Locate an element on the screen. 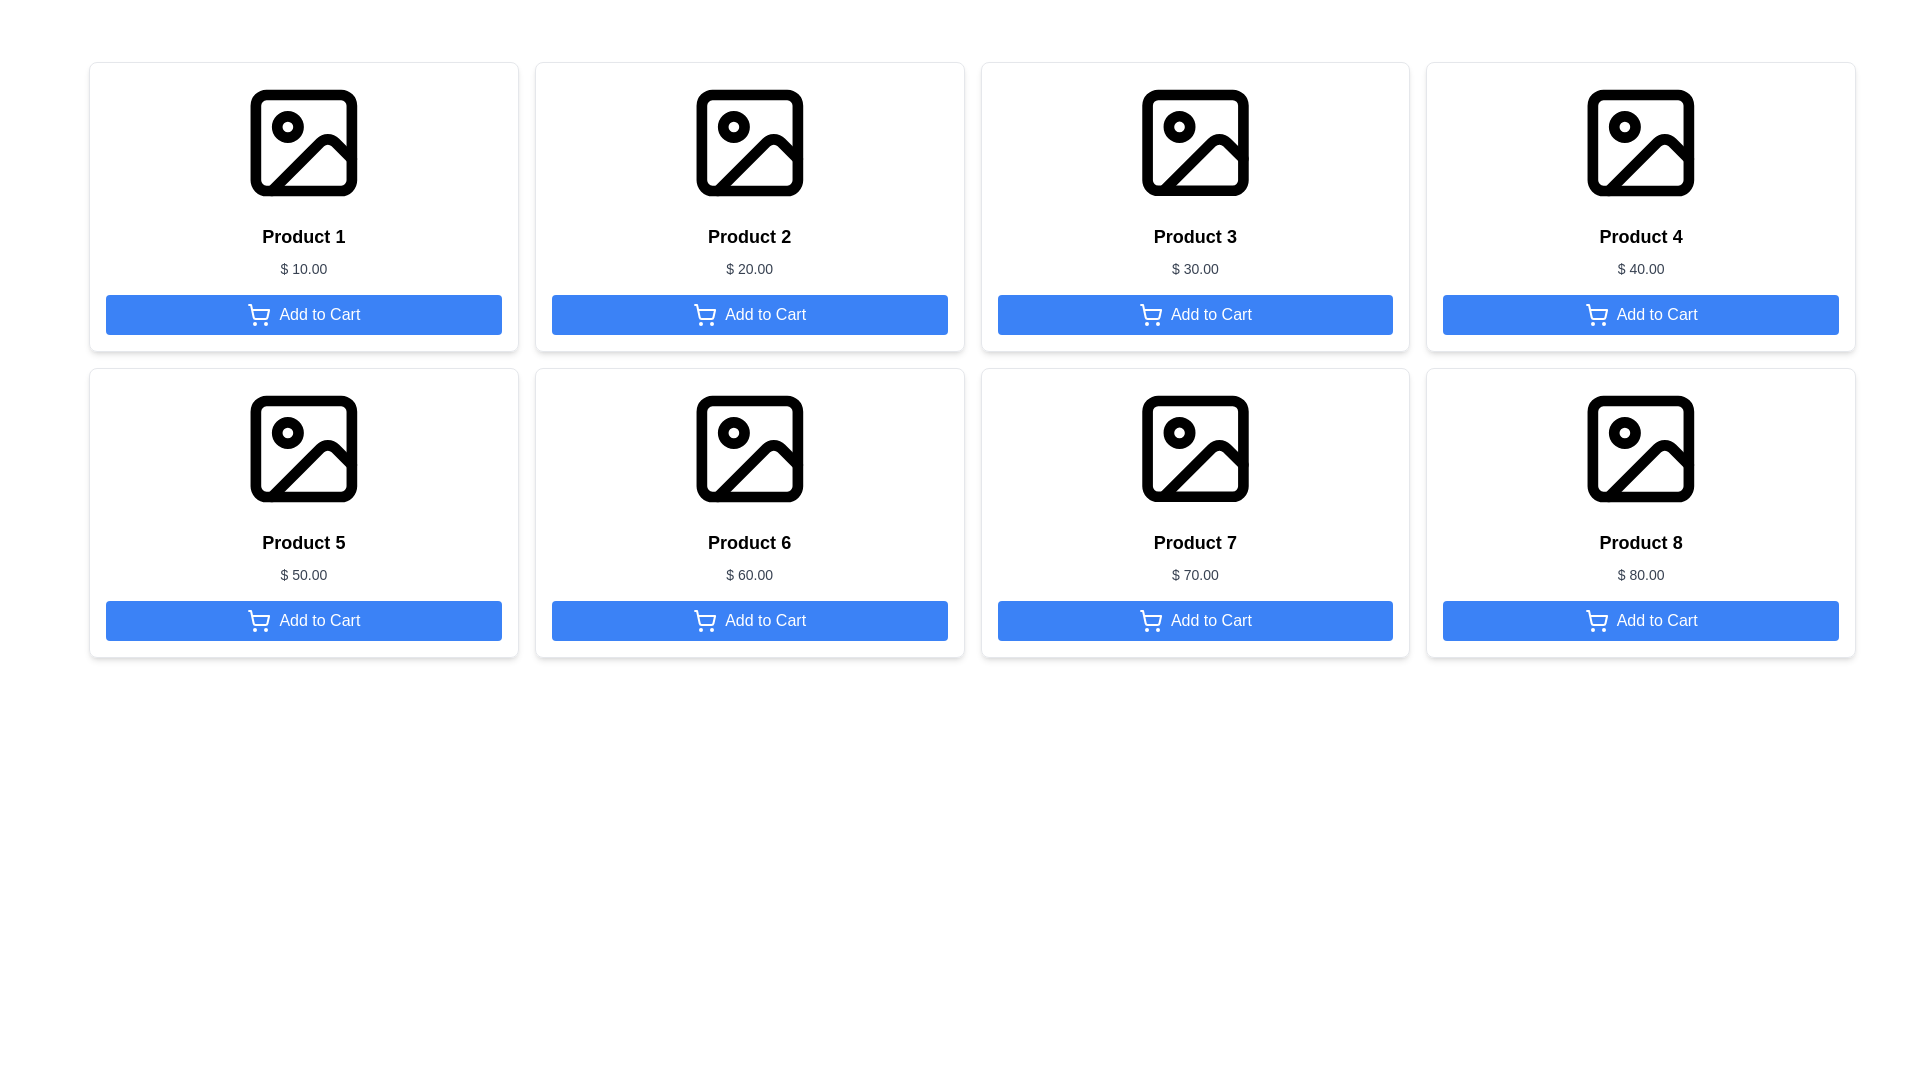 The image size is (1920, 1080). the 'Add to Cart' button which contains the shopping cart icon for 'Product 8' located in the bottom-right corner of the grid layout is located at coordinates (1595, 620).